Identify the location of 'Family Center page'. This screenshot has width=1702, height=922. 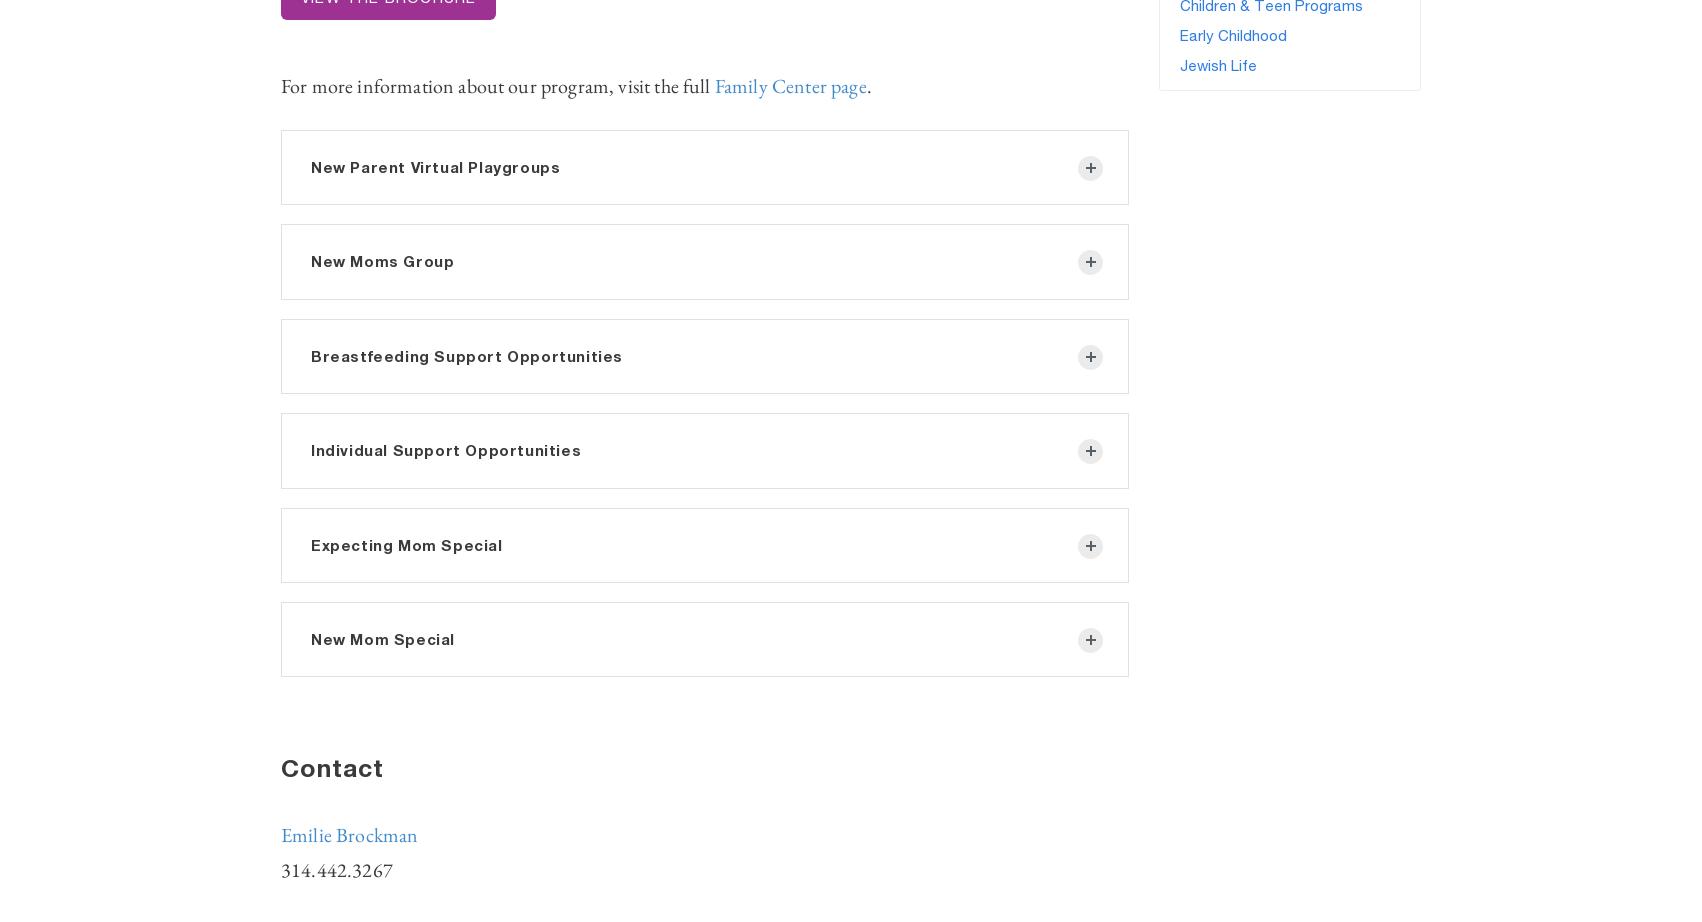
(789, 85).